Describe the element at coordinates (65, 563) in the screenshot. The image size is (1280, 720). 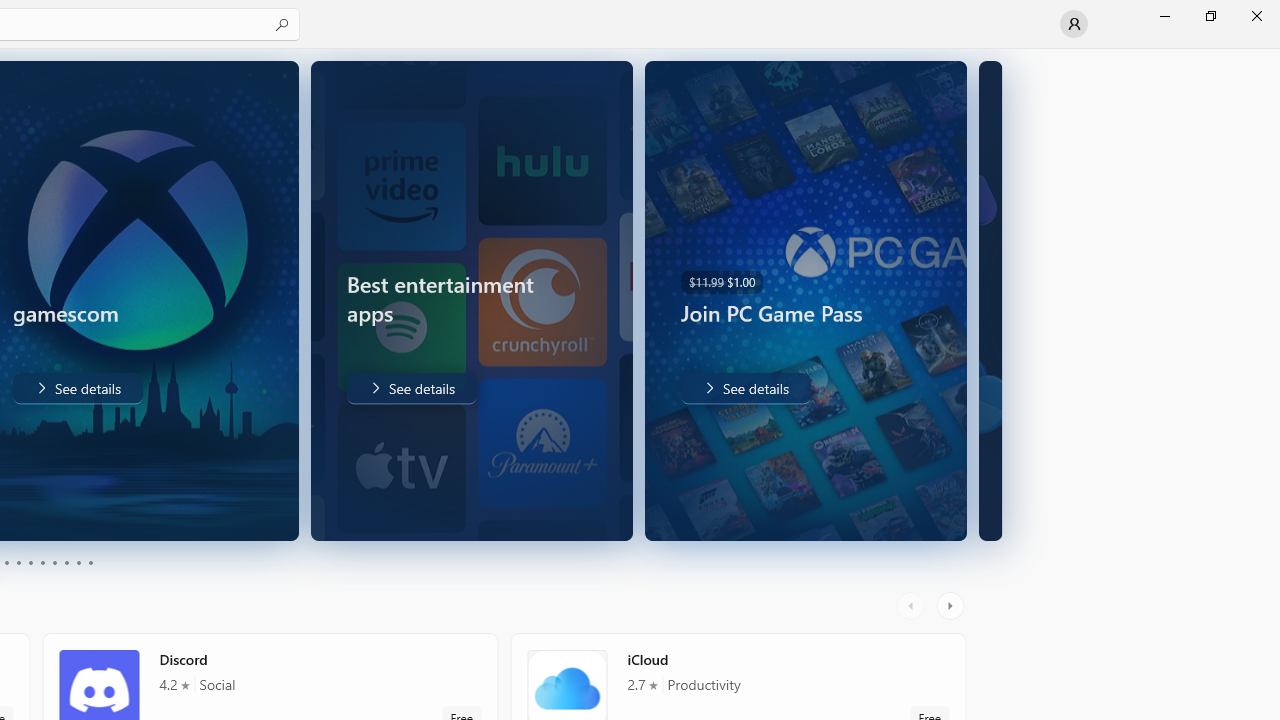
I see `'Page 8'` at that location.